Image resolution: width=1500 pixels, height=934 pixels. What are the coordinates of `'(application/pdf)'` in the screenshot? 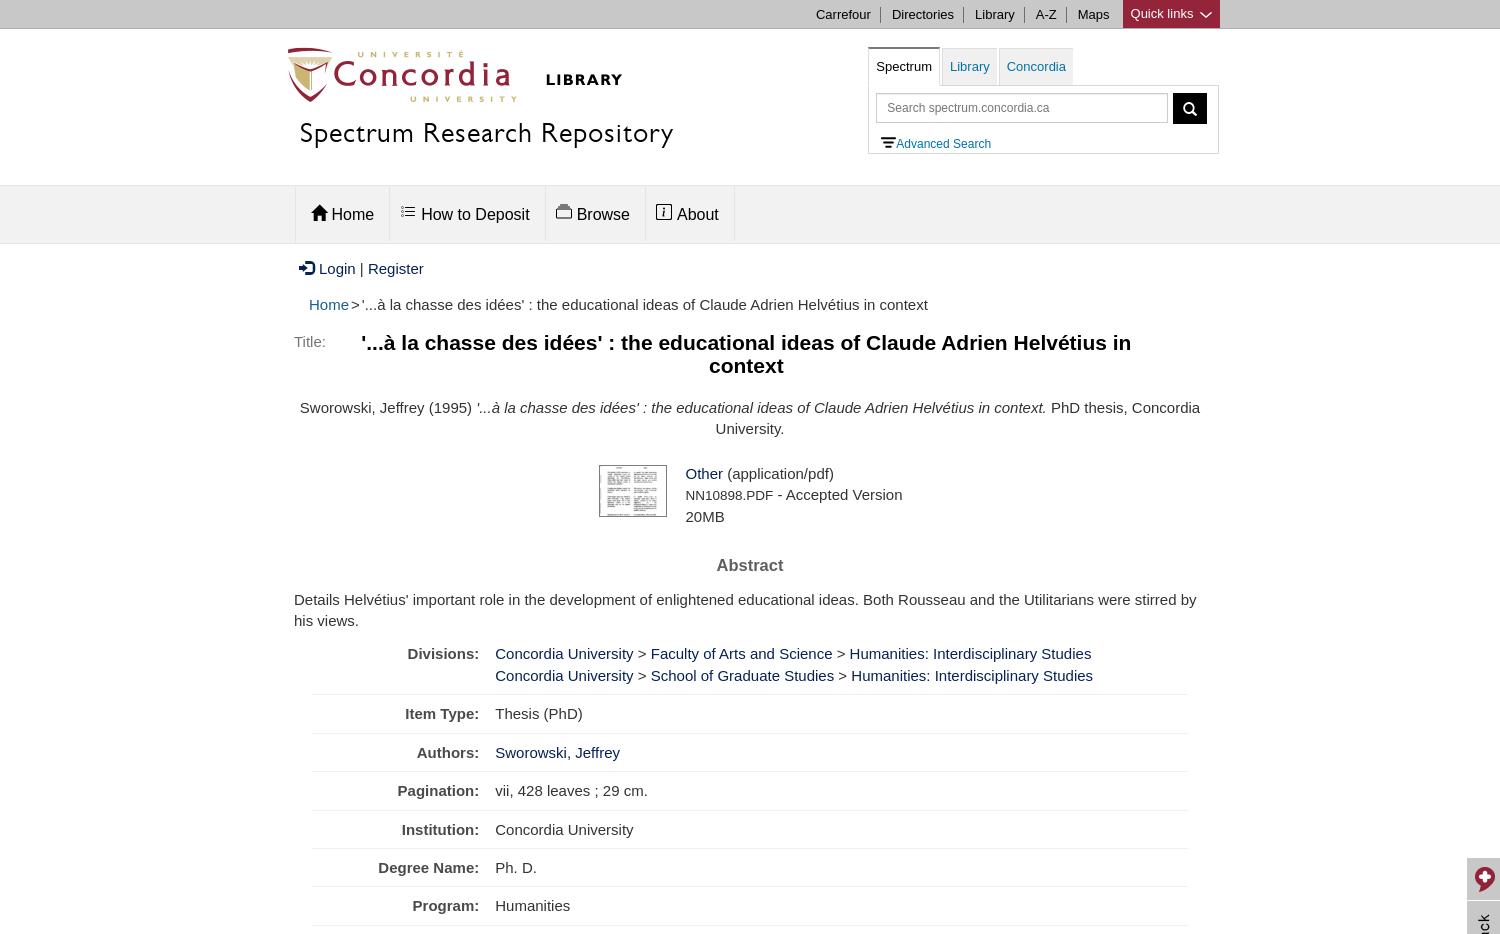 It's located at (720, 471).